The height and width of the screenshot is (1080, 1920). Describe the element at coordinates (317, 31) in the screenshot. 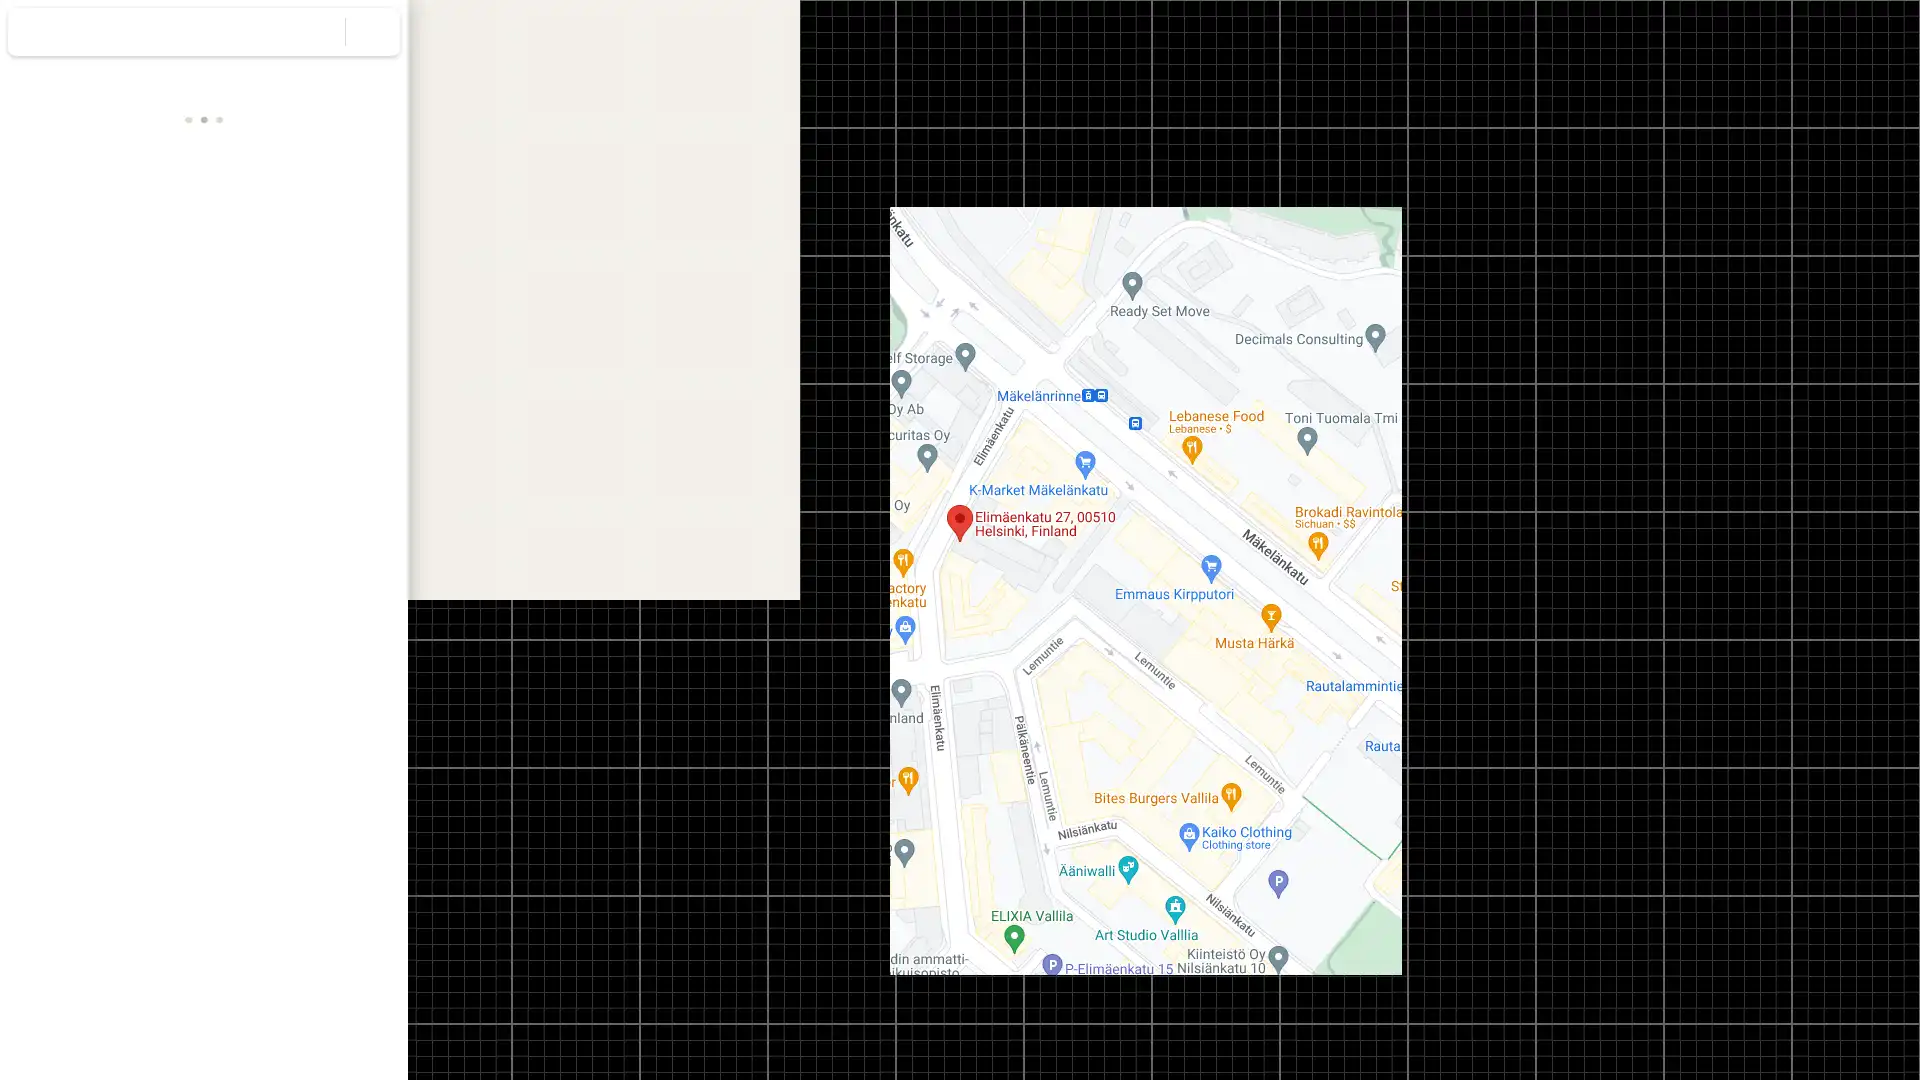

I see `Search` at that location.